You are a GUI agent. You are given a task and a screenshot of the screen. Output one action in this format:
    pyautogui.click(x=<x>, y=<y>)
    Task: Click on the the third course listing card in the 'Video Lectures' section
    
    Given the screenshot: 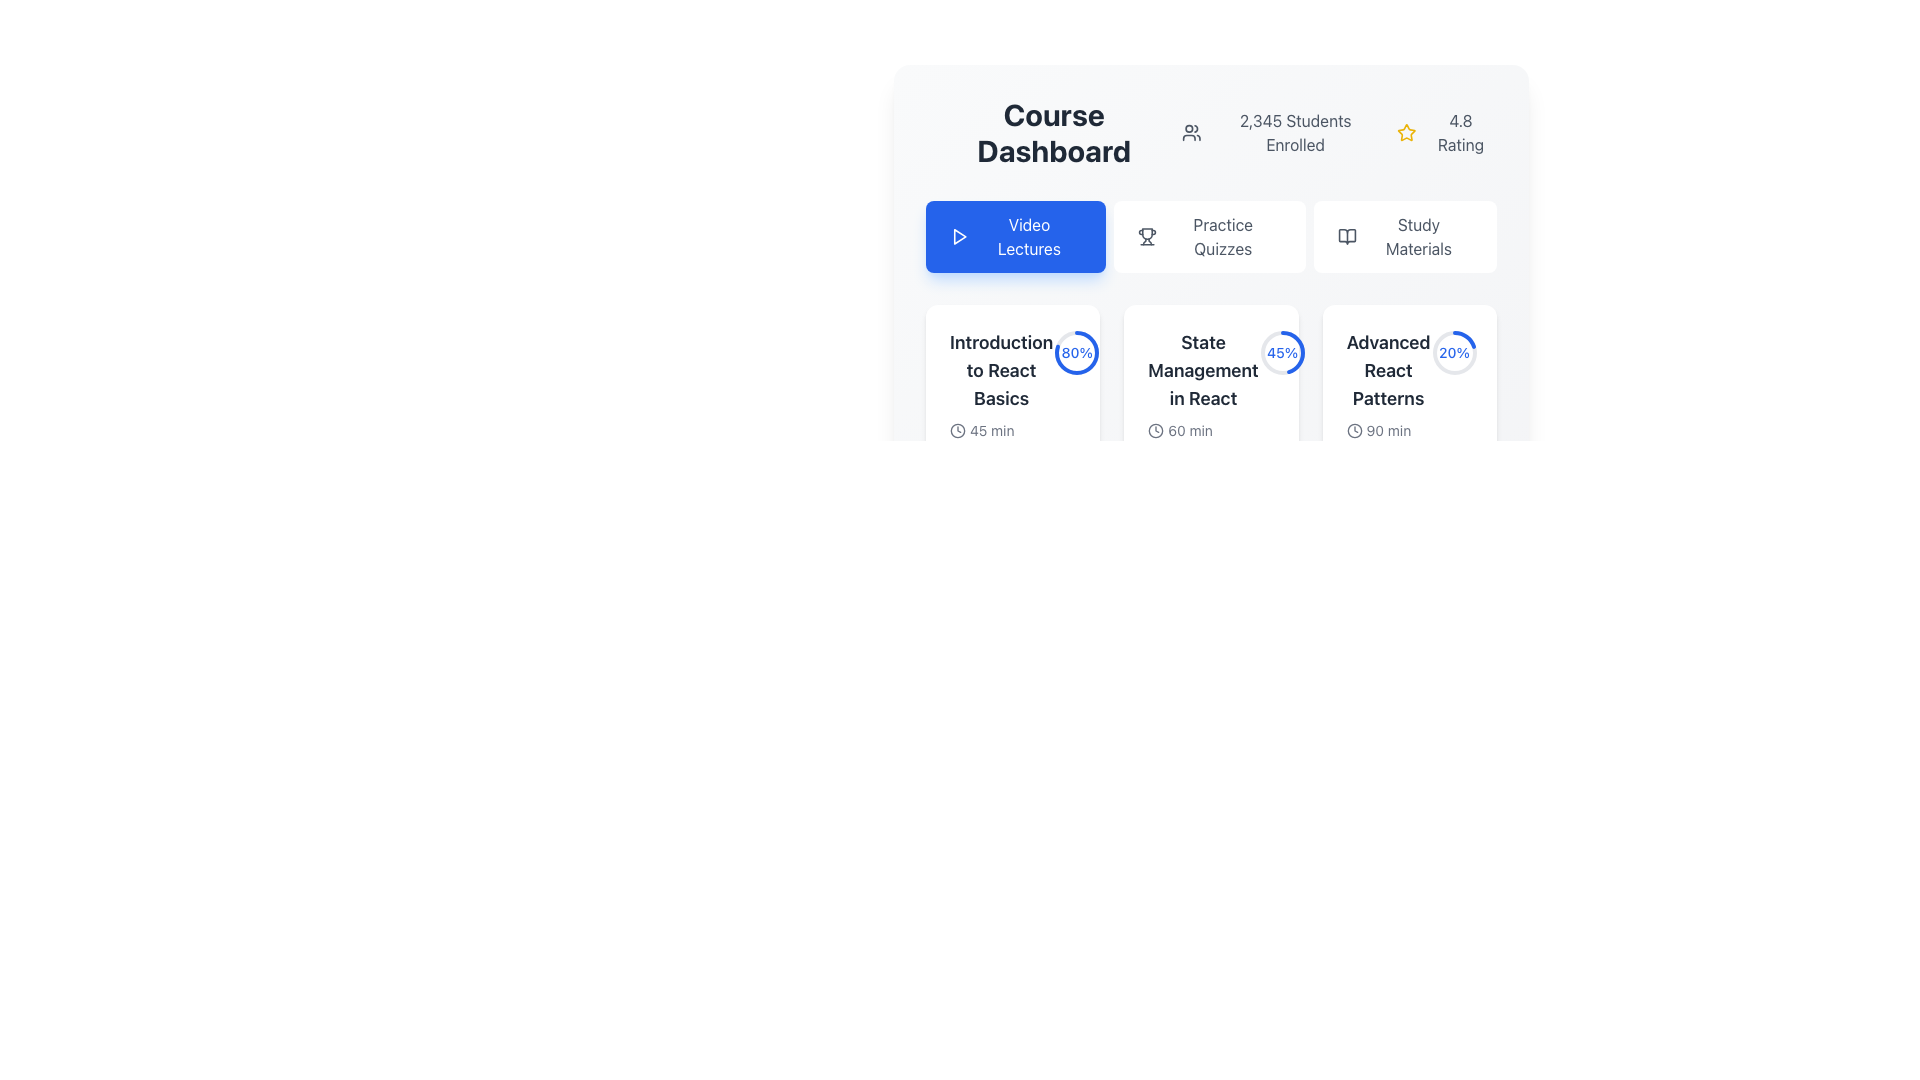 What is the action you would take?
    pyautogui.click(x=1387, y=407)
    